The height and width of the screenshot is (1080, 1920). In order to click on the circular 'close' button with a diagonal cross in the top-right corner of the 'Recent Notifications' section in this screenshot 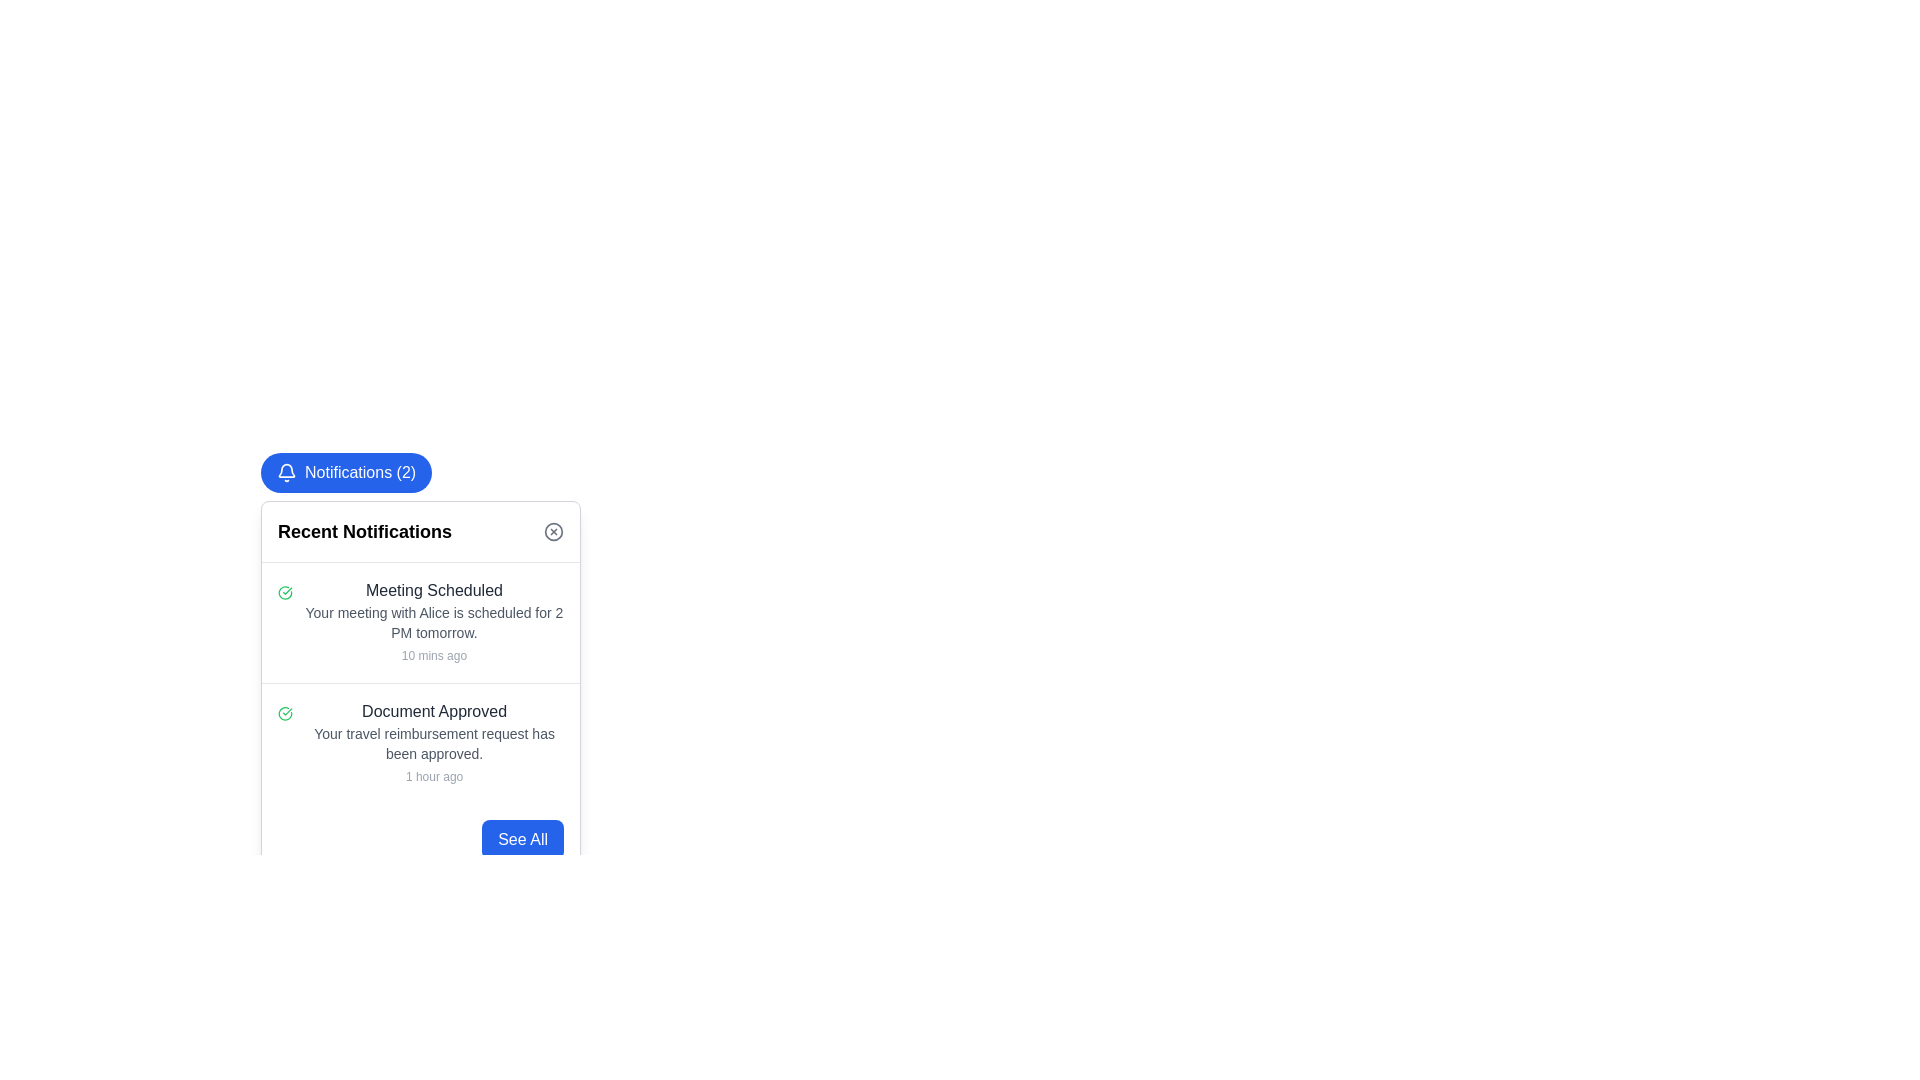, I will do `click(553, 531)`.